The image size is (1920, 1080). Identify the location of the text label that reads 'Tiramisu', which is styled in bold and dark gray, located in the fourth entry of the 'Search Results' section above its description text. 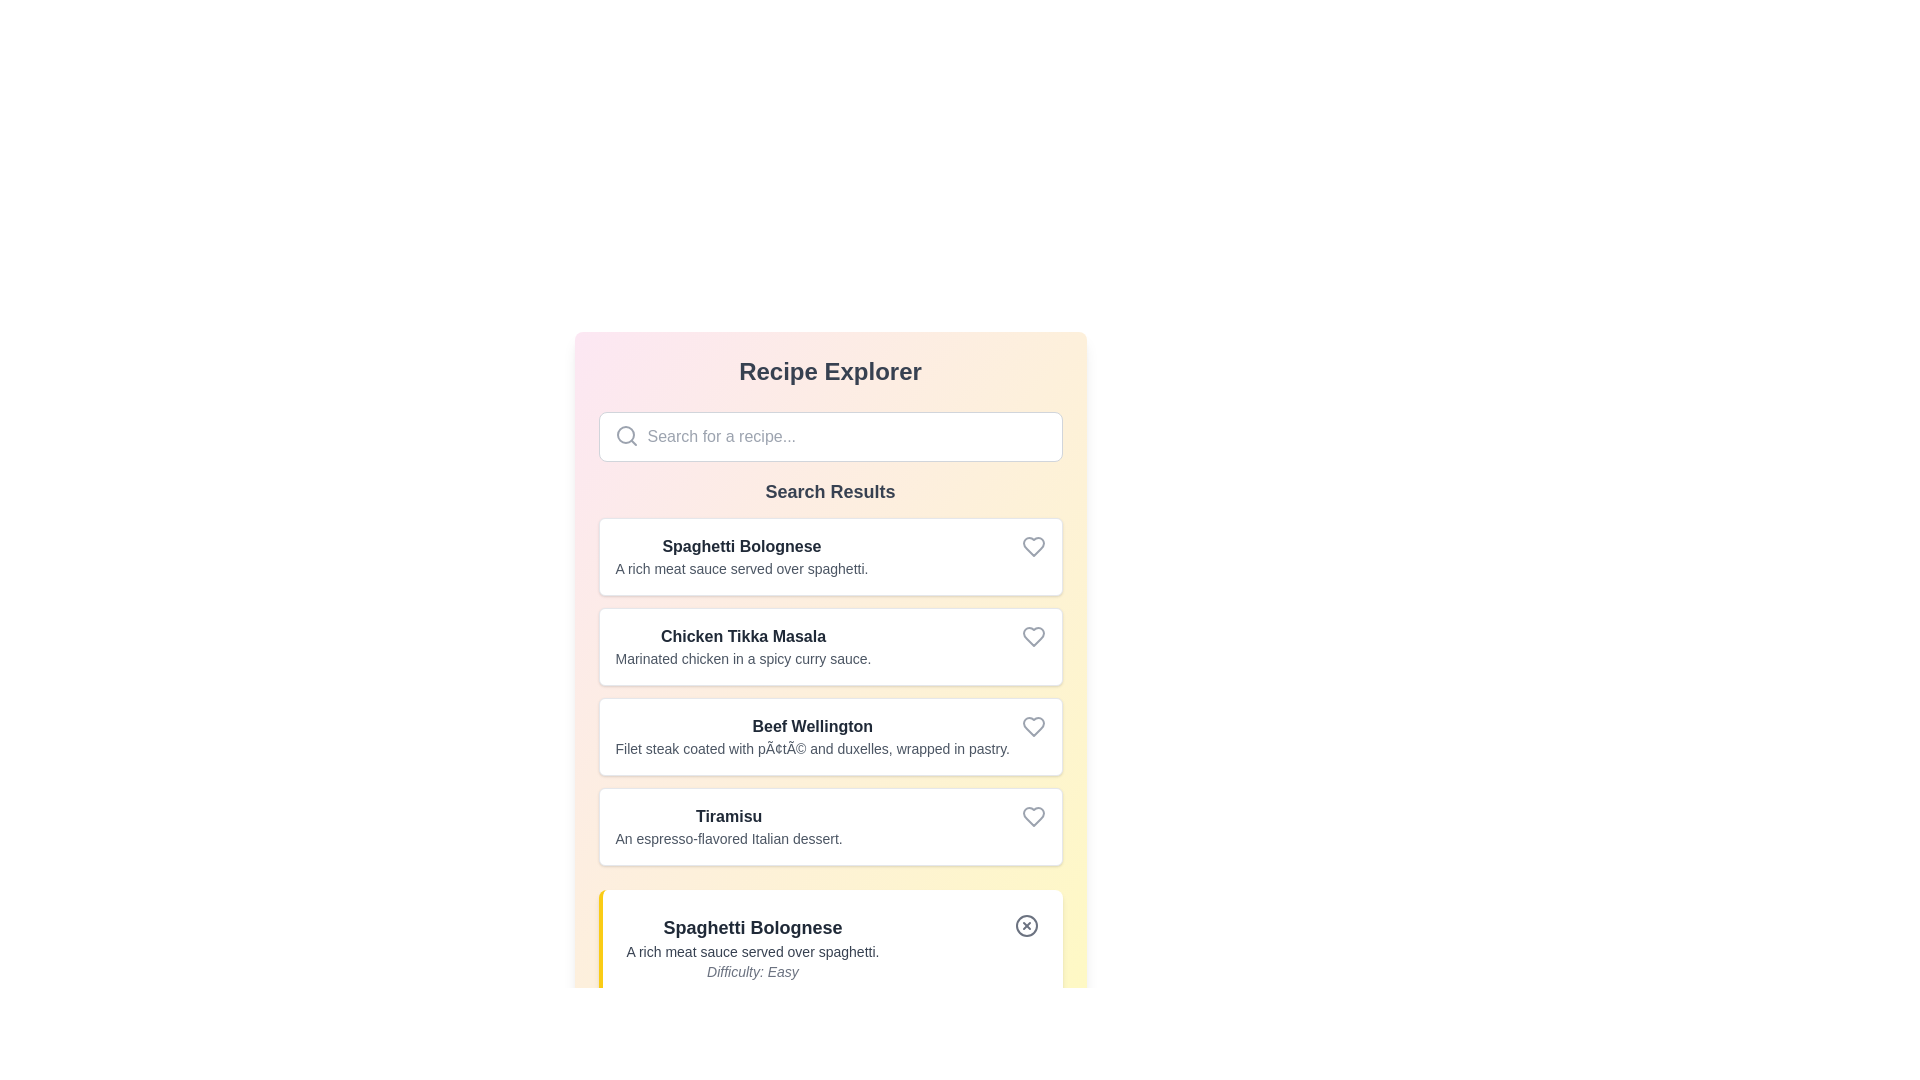
(728, 817).